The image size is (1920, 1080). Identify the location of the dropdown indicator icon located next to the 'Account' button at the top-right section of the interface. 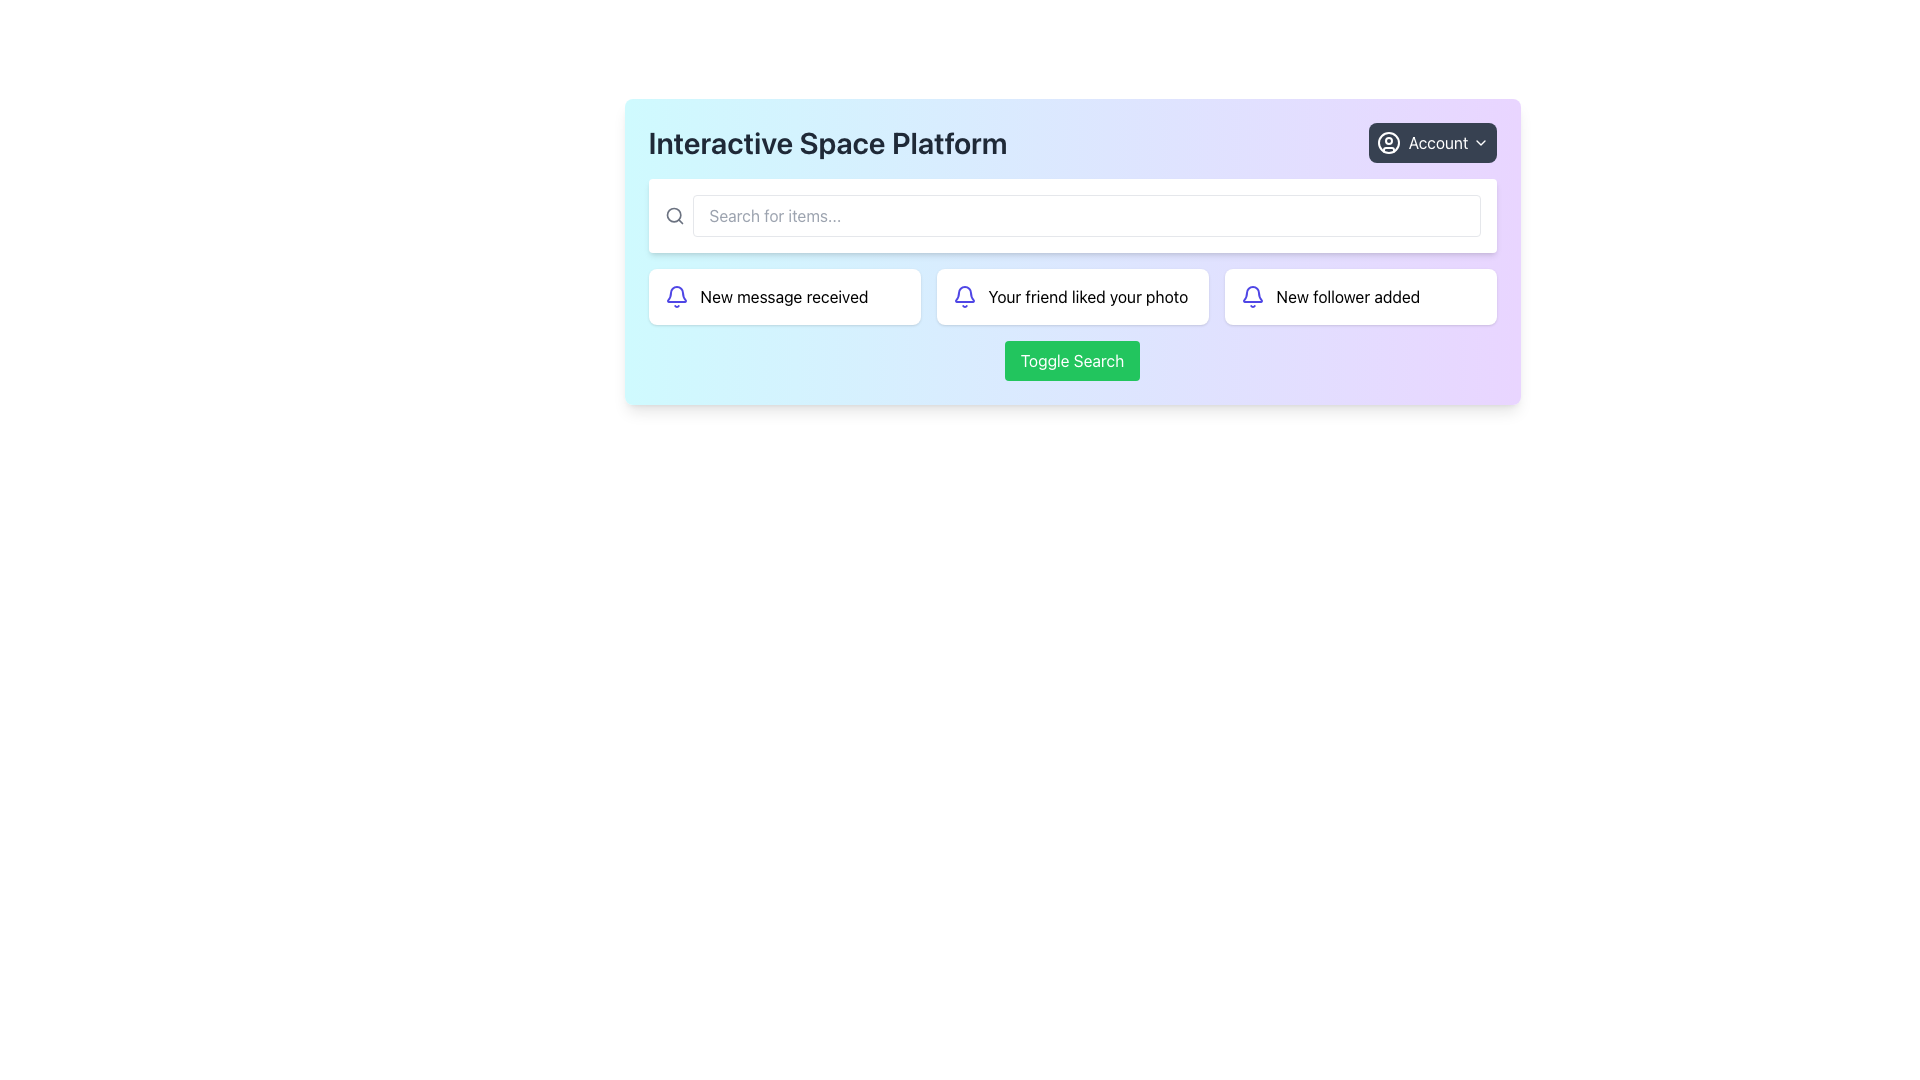
(1480, 141).